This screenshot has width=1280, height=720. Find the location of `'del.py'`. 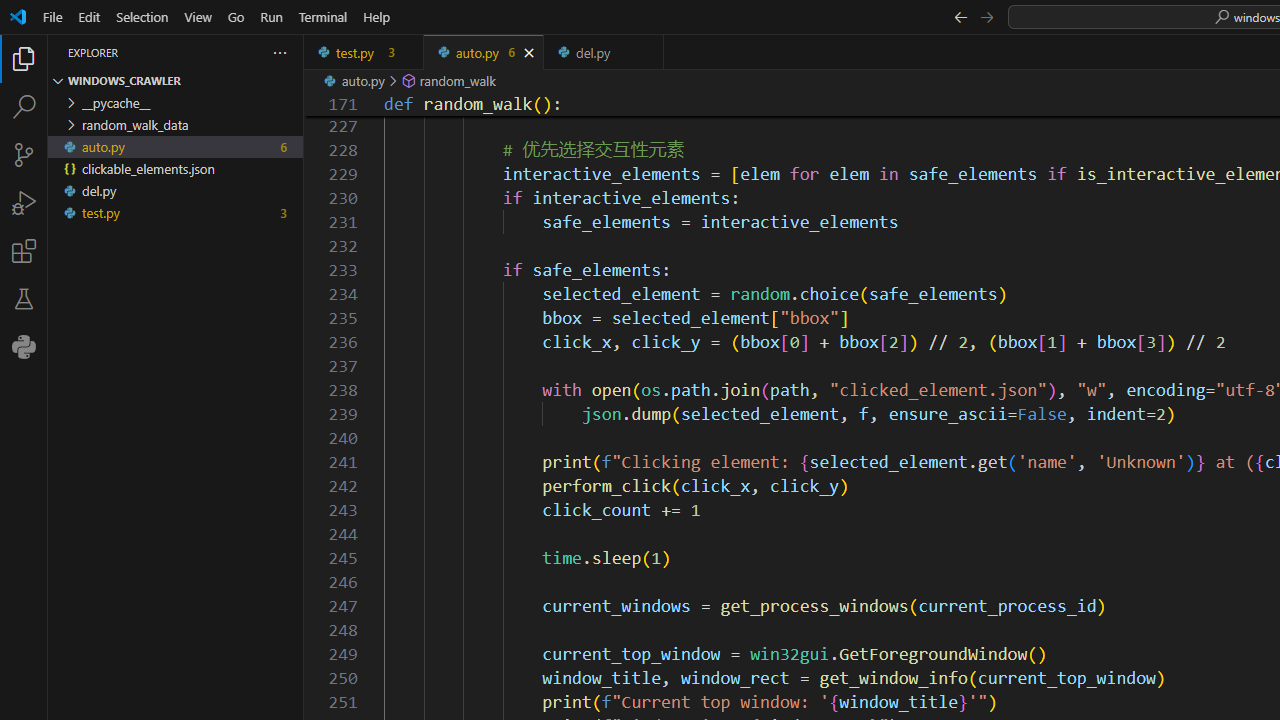

'del.py' is located at coordinates (603, 51).